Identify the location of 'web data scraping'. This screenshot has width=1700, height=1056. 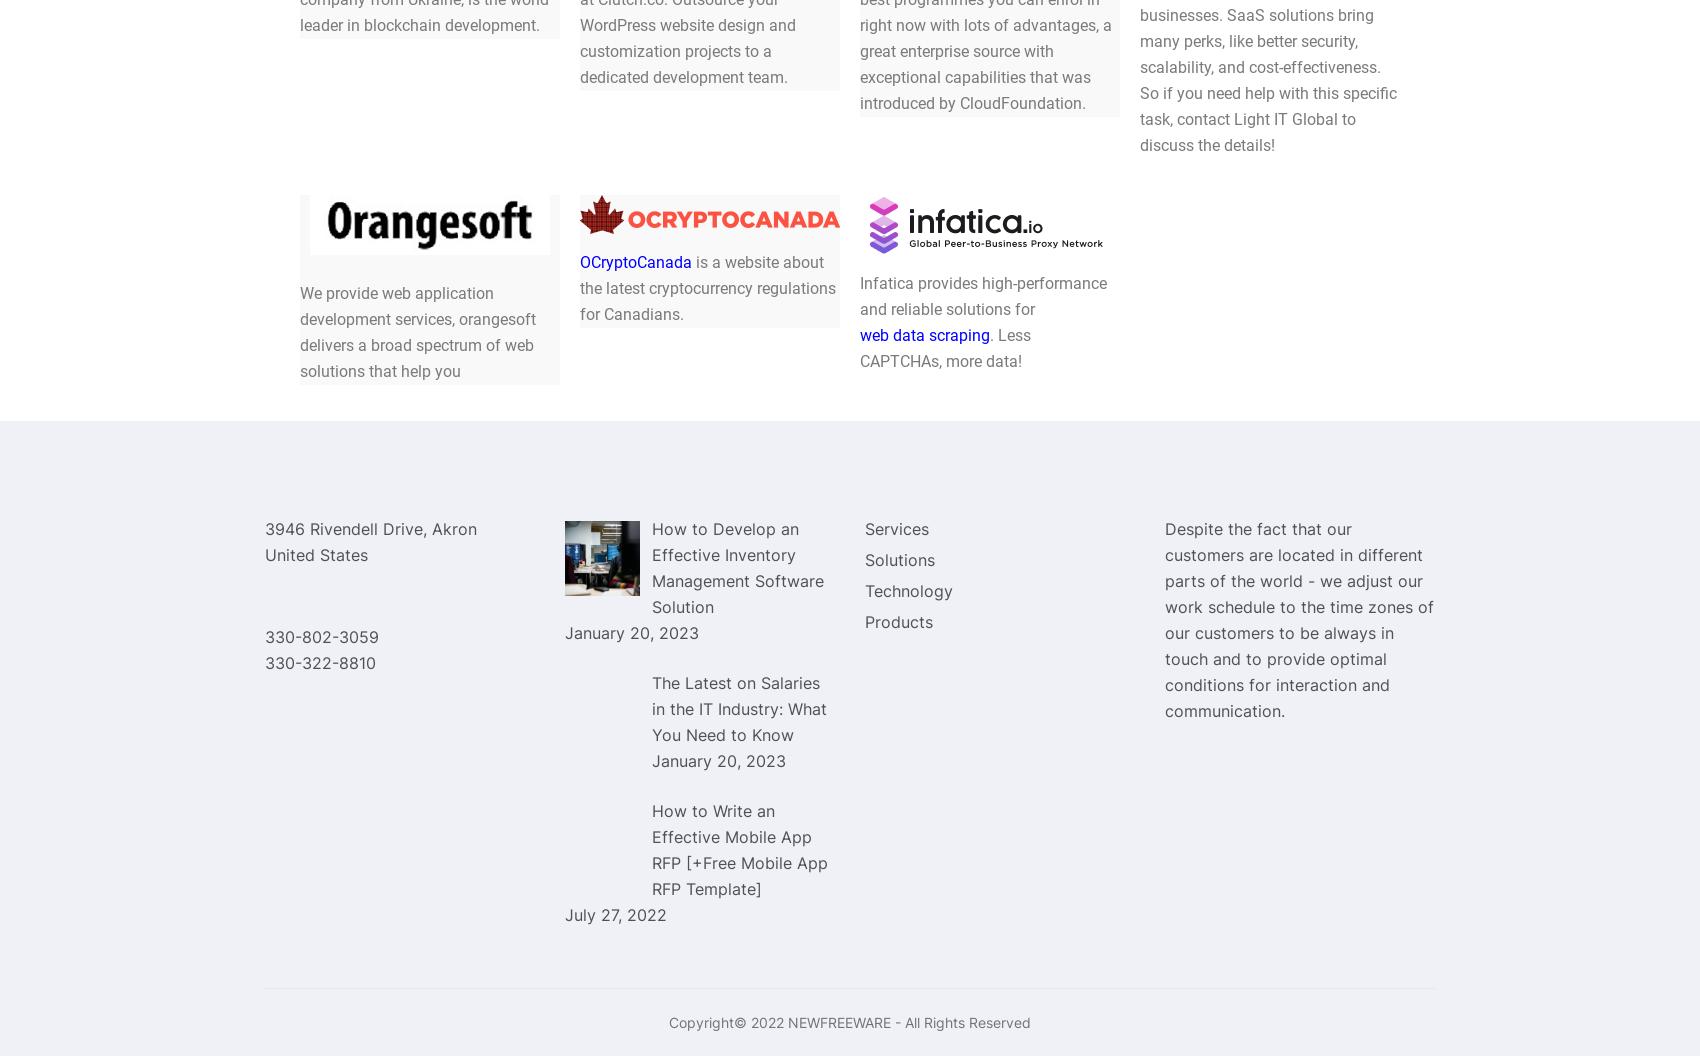
(924, 333).